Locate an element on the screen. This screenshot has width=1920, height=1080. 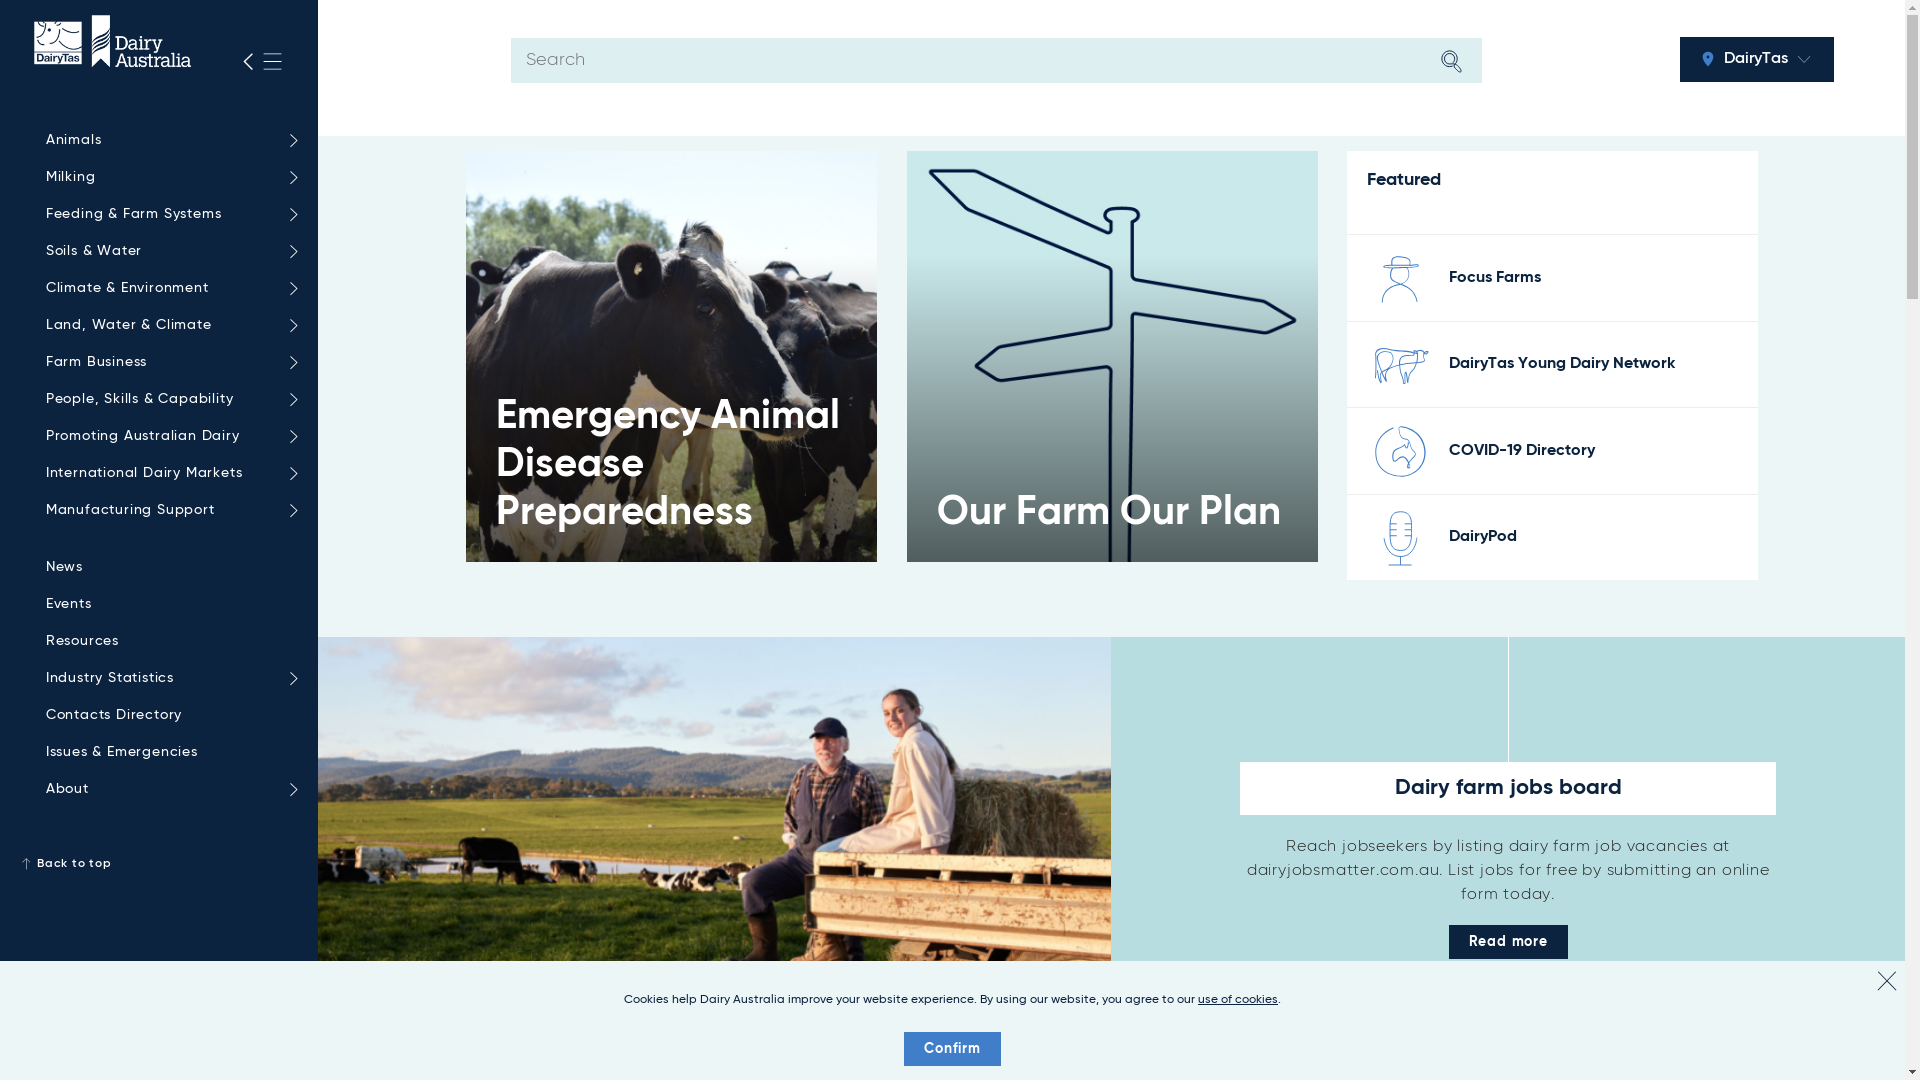
'Soils & Water' is located at coordinates (167, 250).